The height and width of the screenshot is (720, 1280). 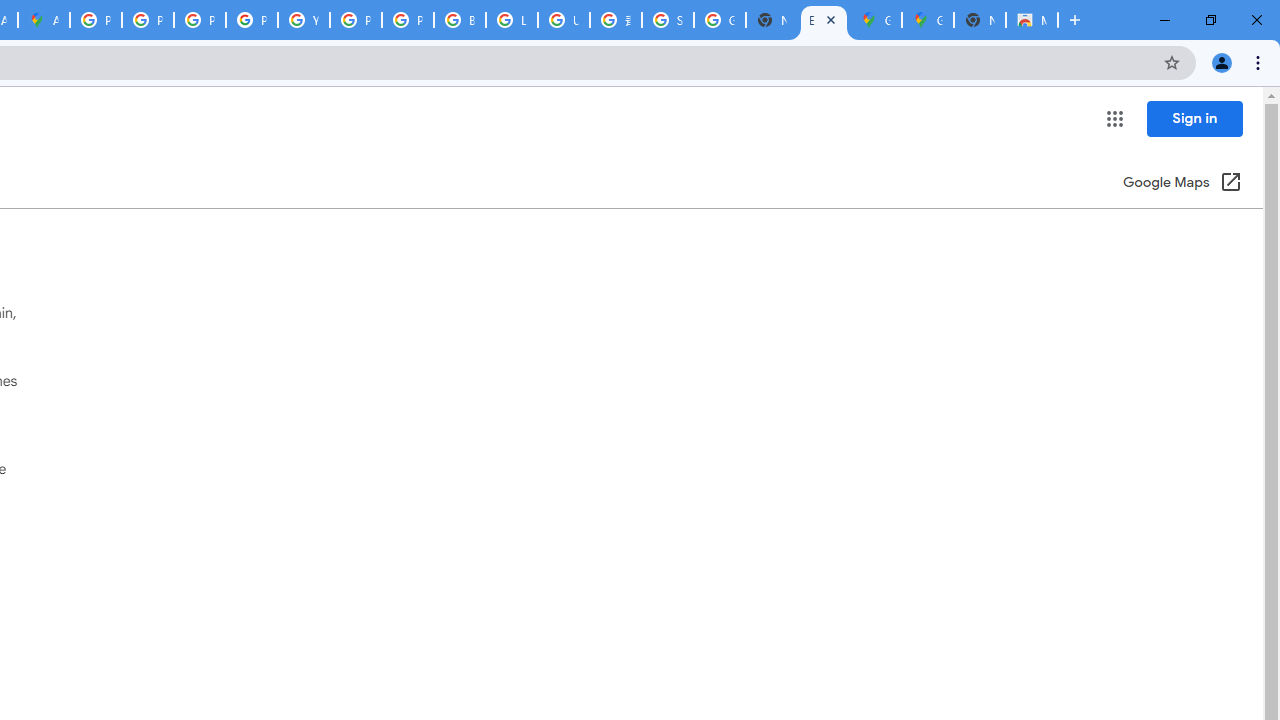 What do you see at coordinates (146, 20) in the screenshot?
I see `'Privacy Help Center - Policies Help'` at bounding box center [146, 20].